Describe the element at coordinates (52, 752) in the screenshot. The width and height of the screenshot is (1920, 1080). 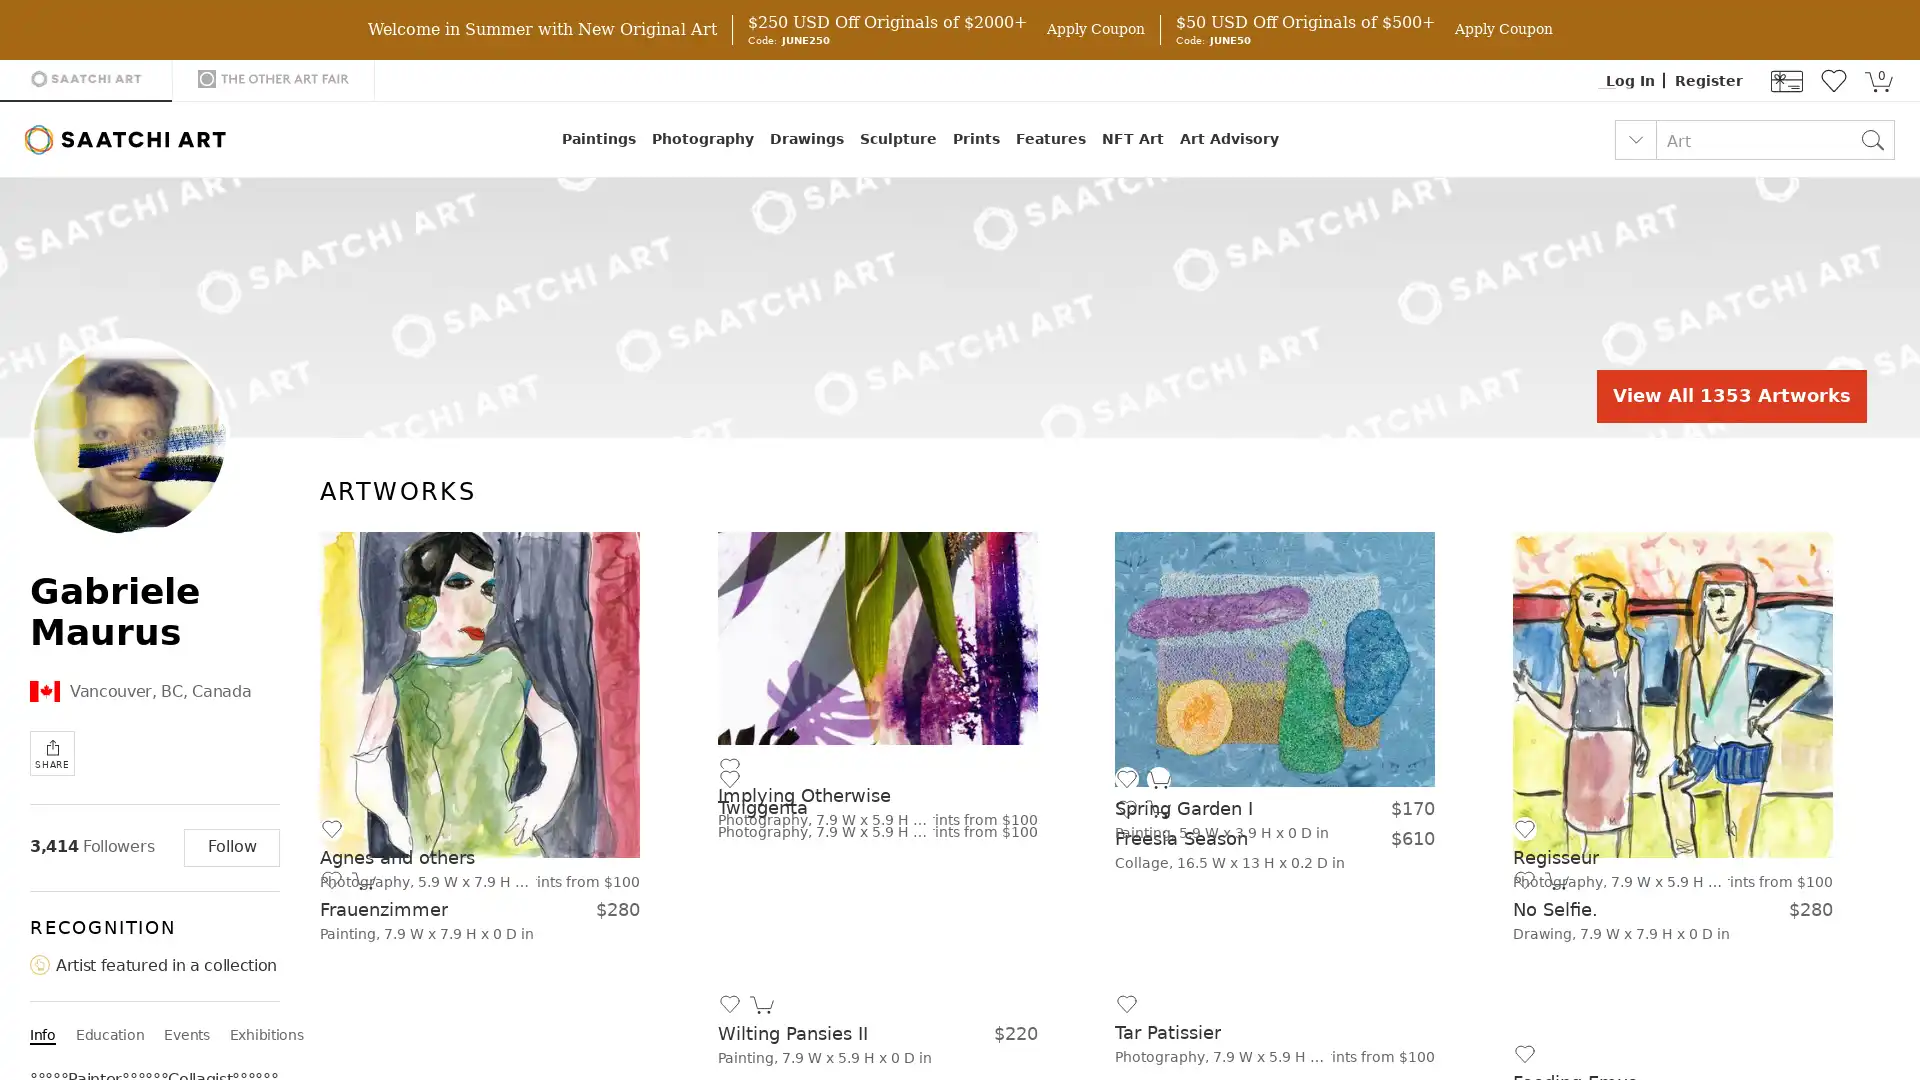
I see `SHARE` at that location.